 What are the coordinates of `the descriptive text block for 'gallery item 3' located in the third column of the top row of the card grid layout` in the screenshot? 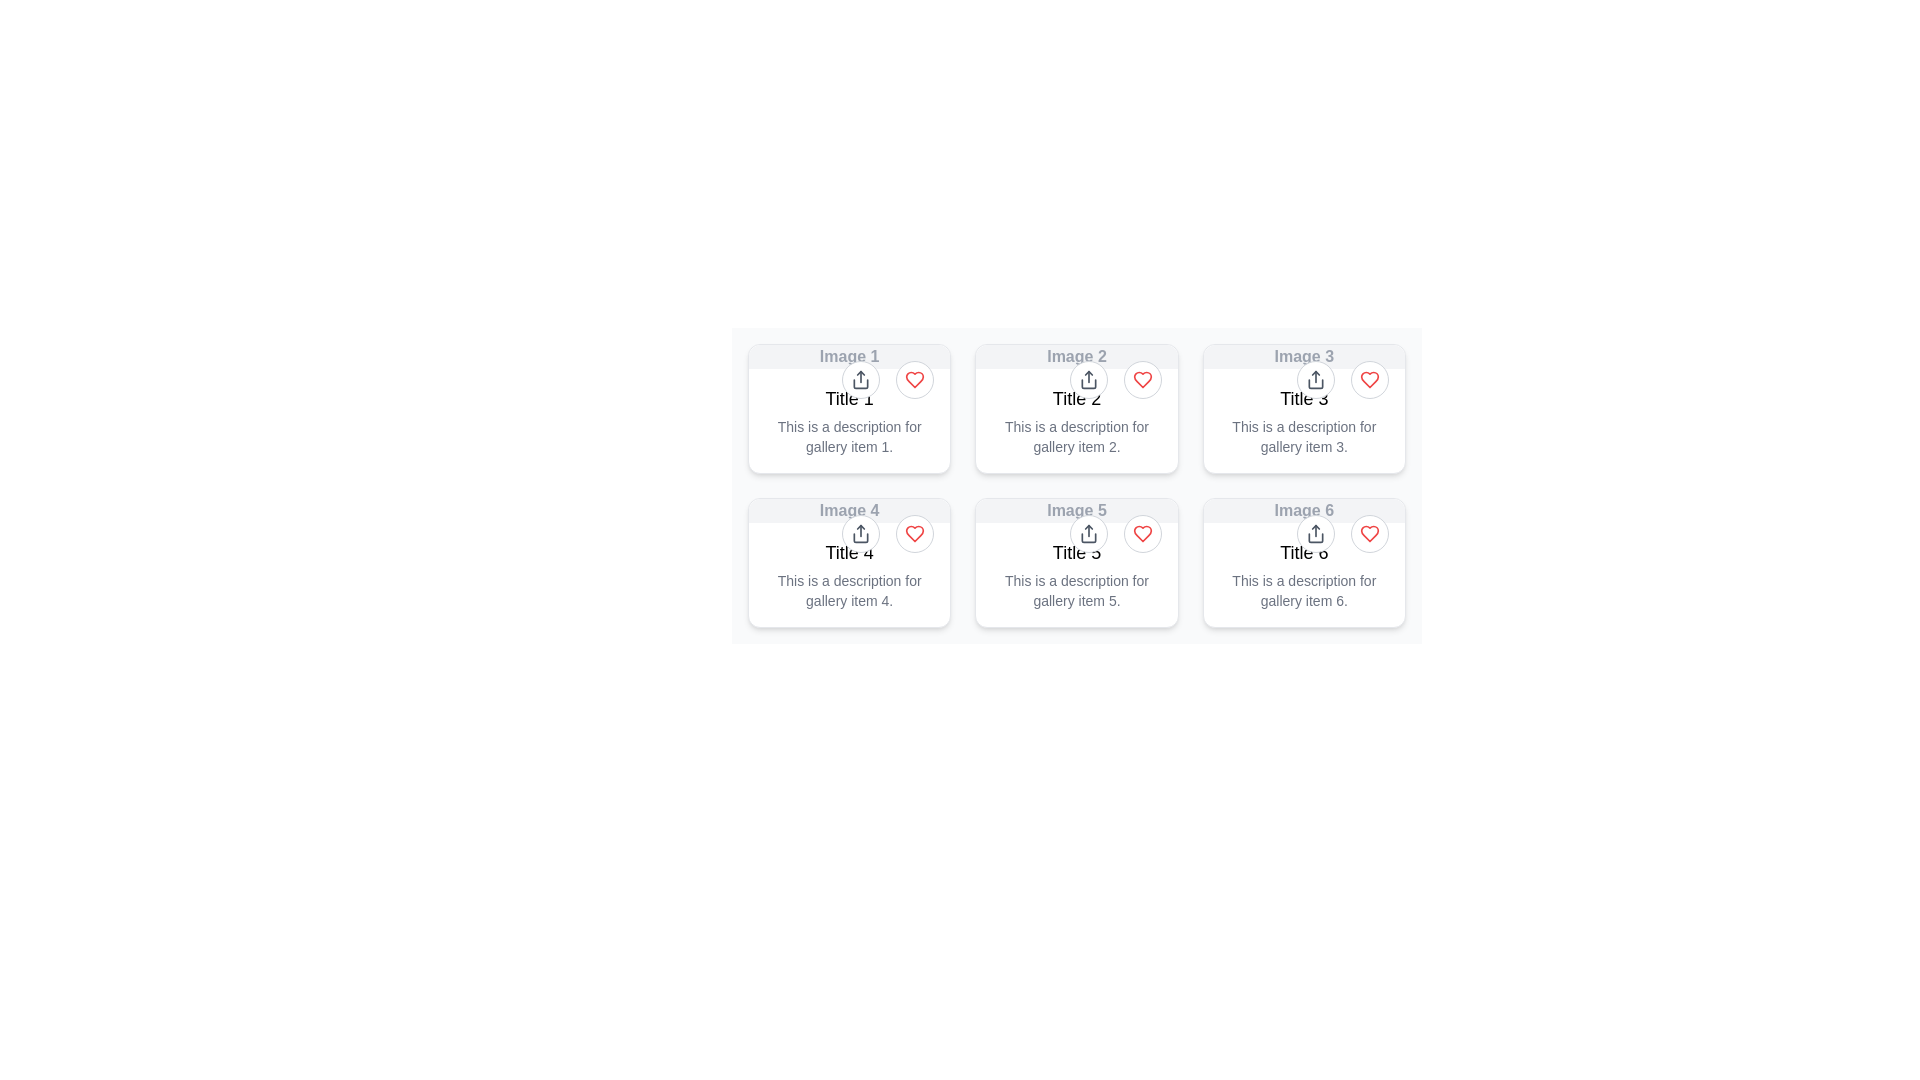 It's located at (1304, 435).